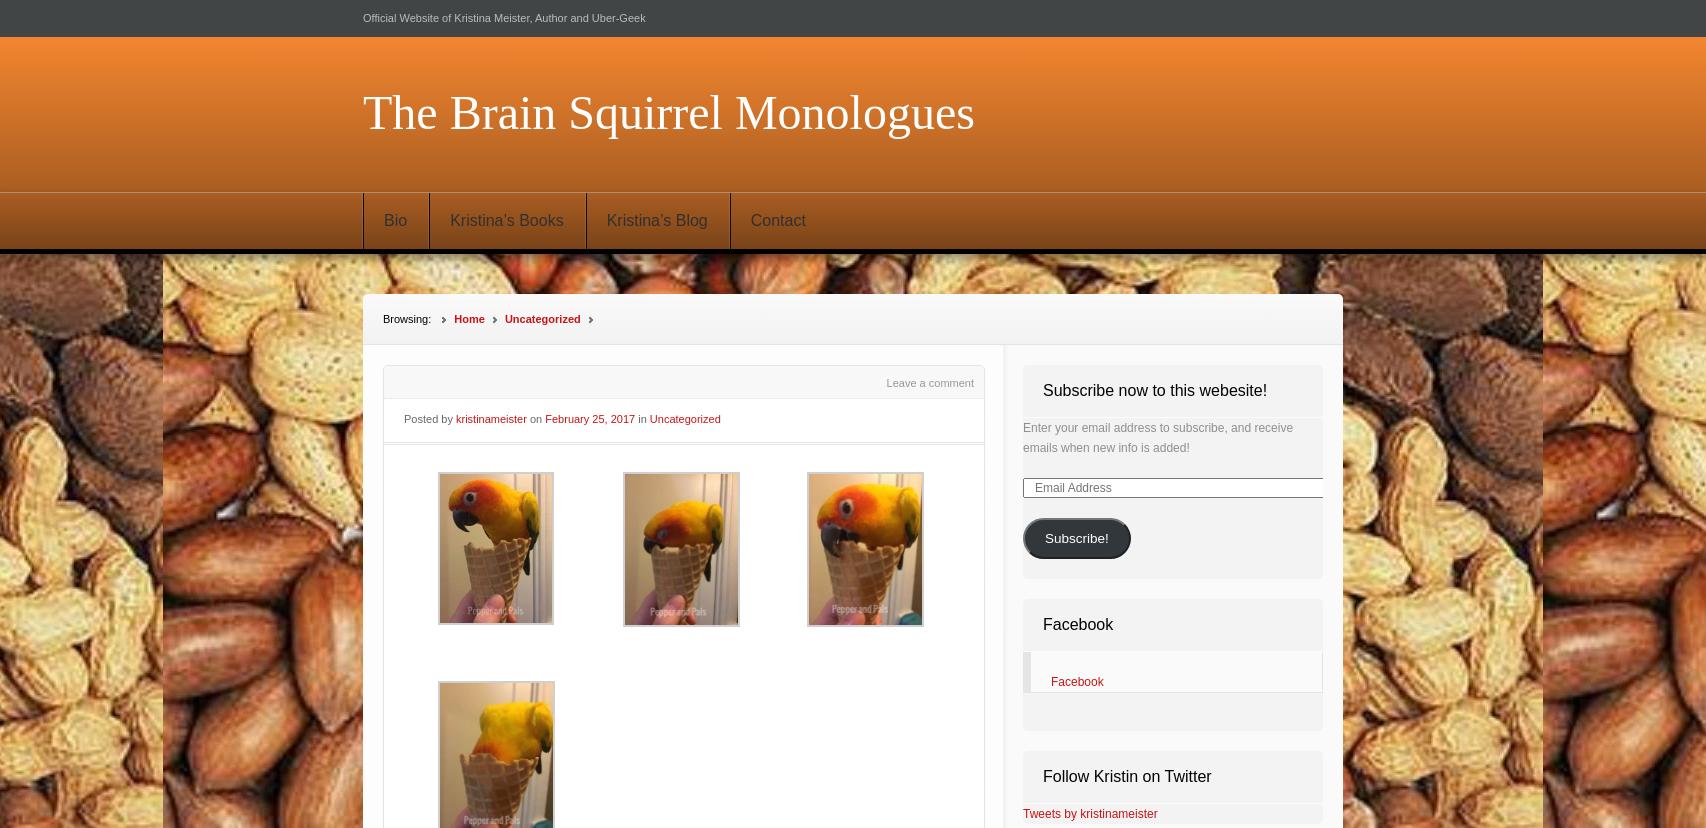 The width and height of the screenshot is (1706, 828). I want to click on 'Subscribe!', so click(1075, 537).